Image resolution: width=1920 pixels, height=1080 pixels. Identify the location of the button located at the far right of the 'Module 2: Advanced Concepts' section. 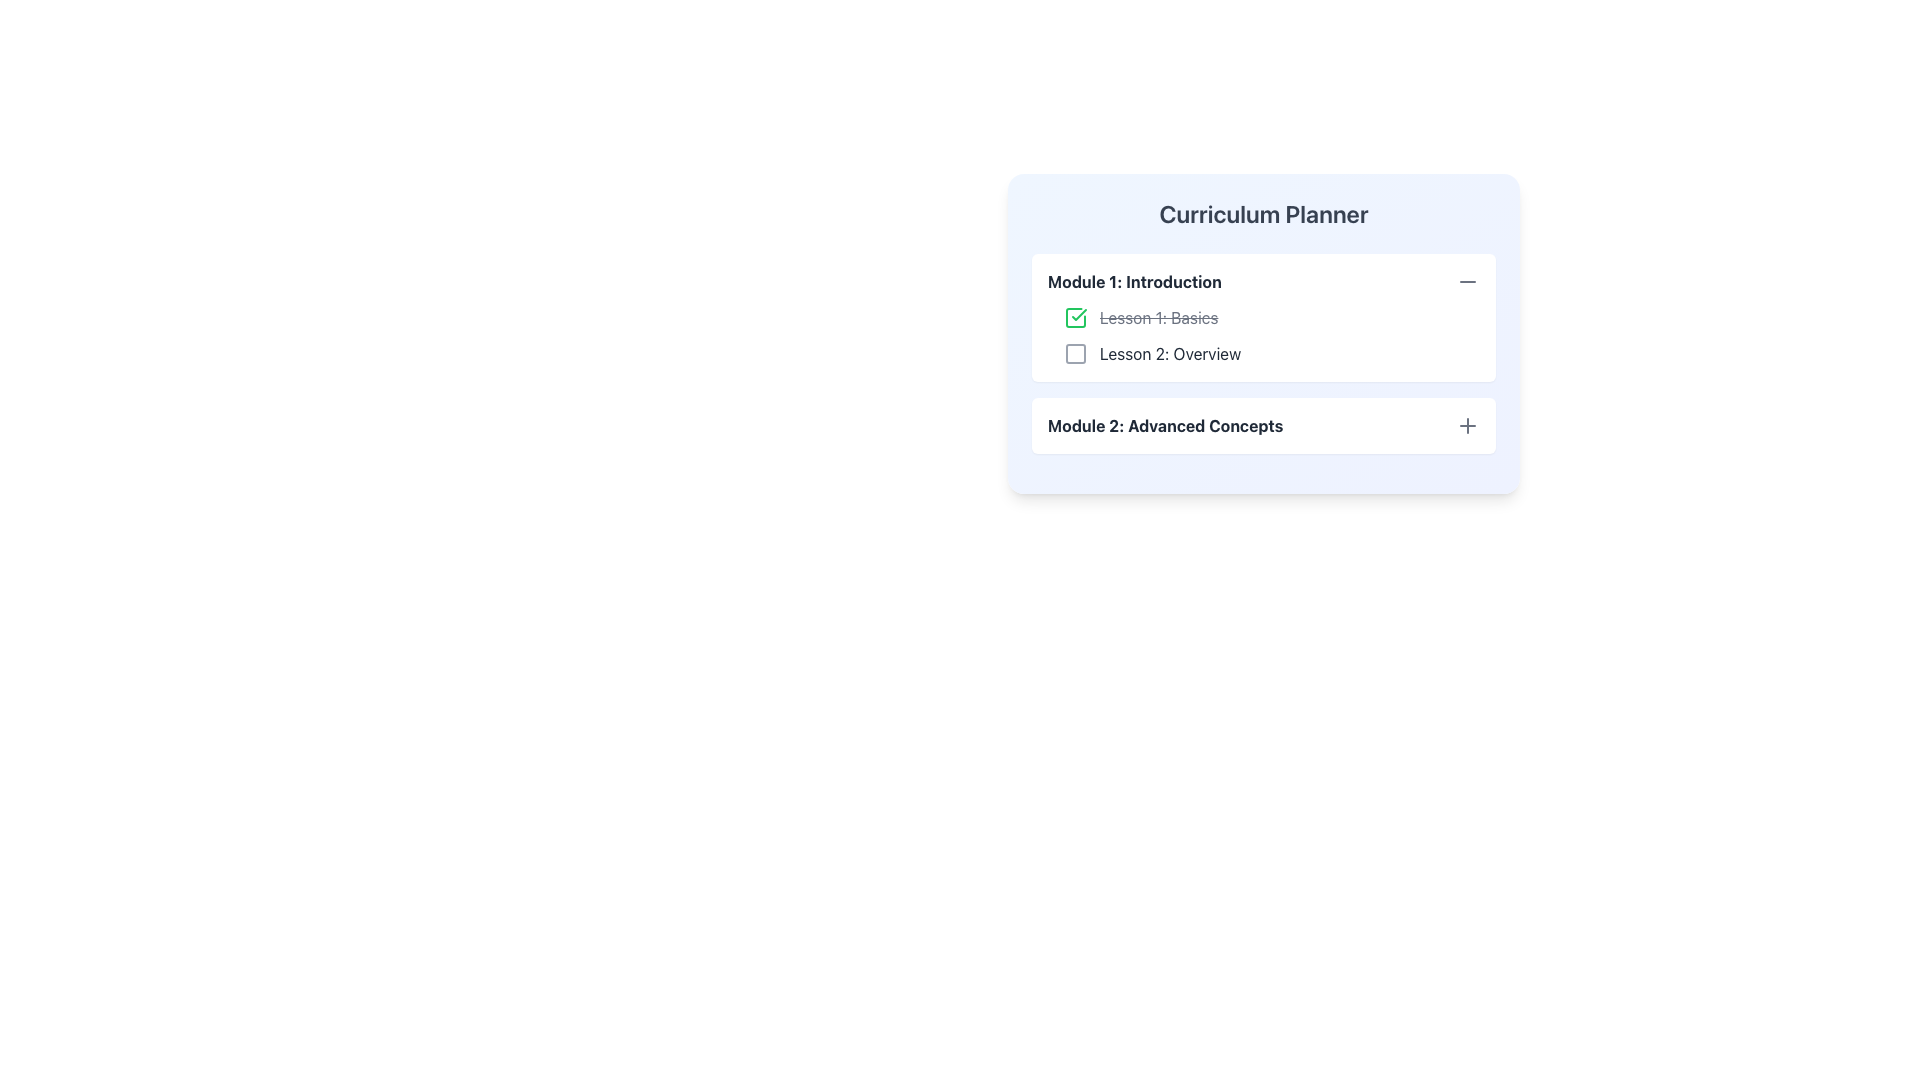
(1468, 424).